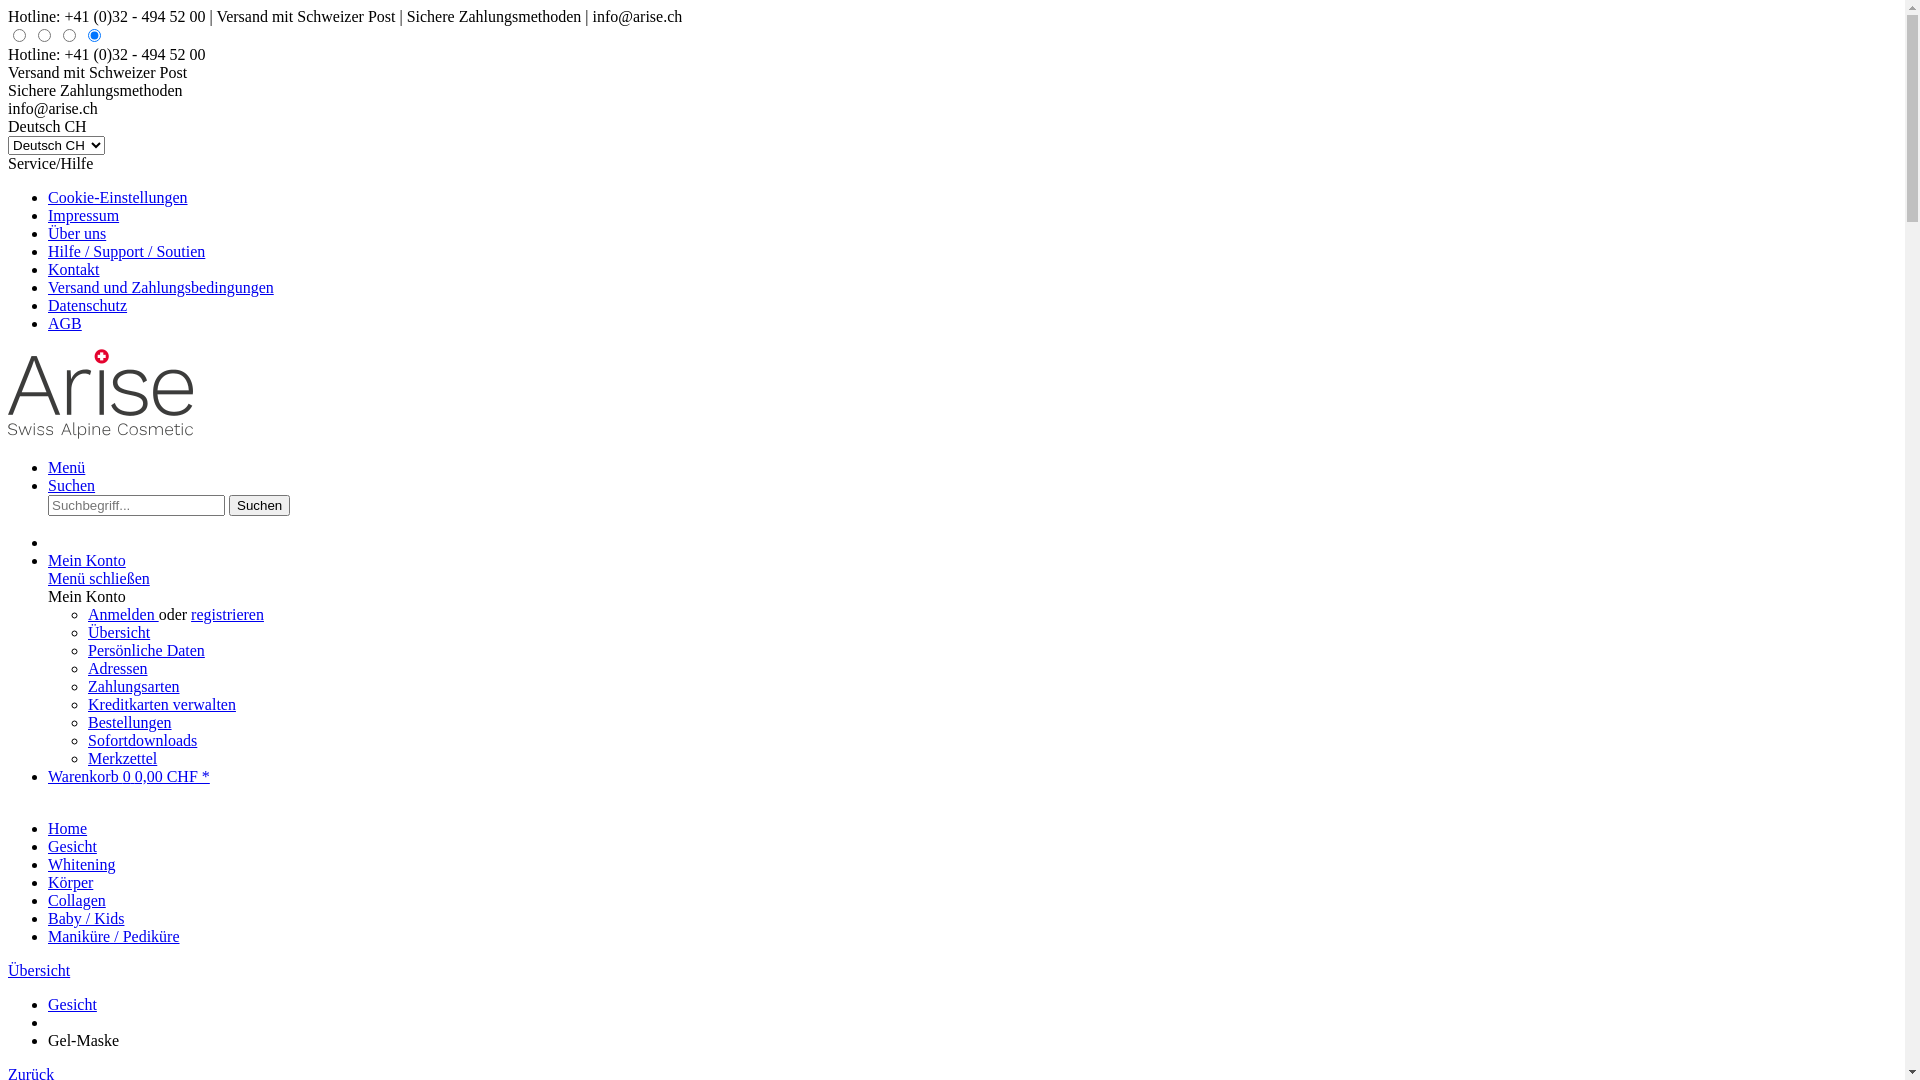 The image size is (1920, 1080). Describe the element at coordinates (73, 268) in the screenshot. I see `'Kontakt'` at that location.